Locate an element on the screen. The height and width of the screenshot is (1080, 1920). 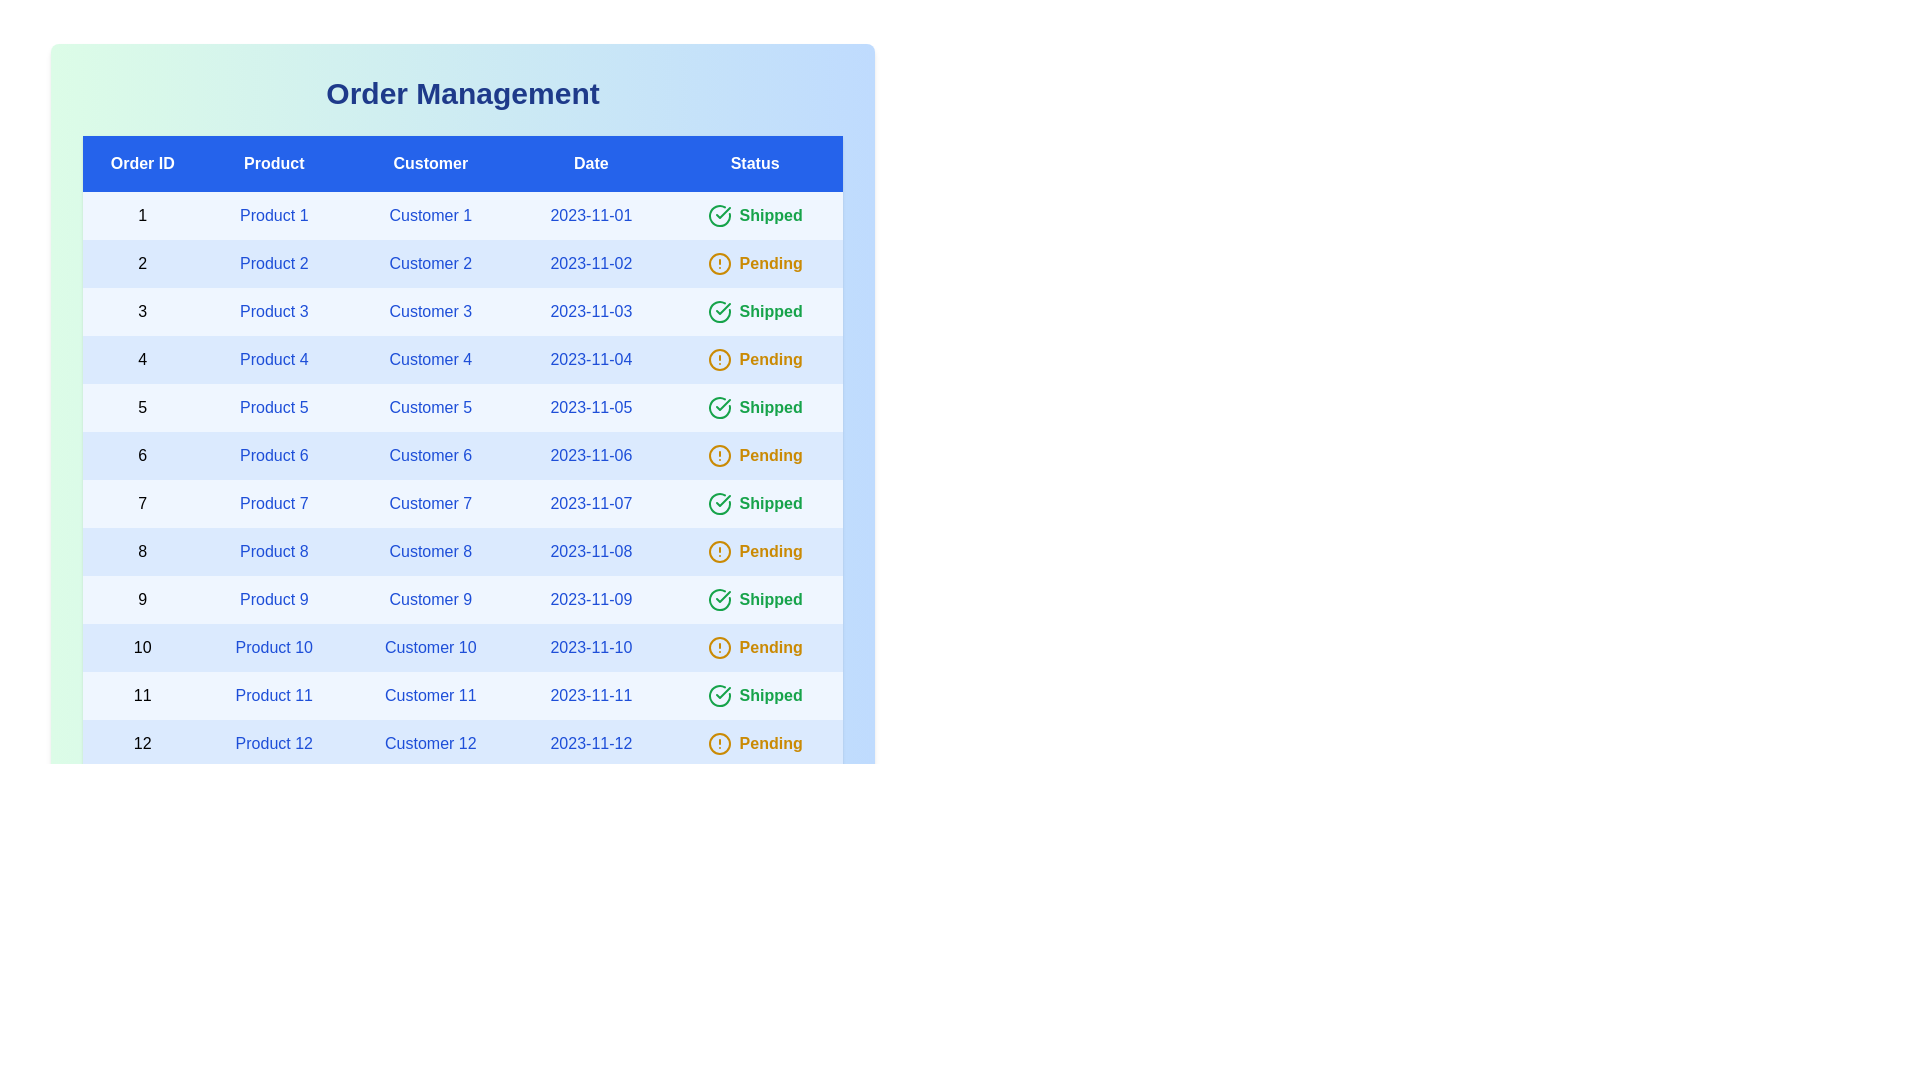
the column header to sort the table by Product is located at coordinates (272, 163).